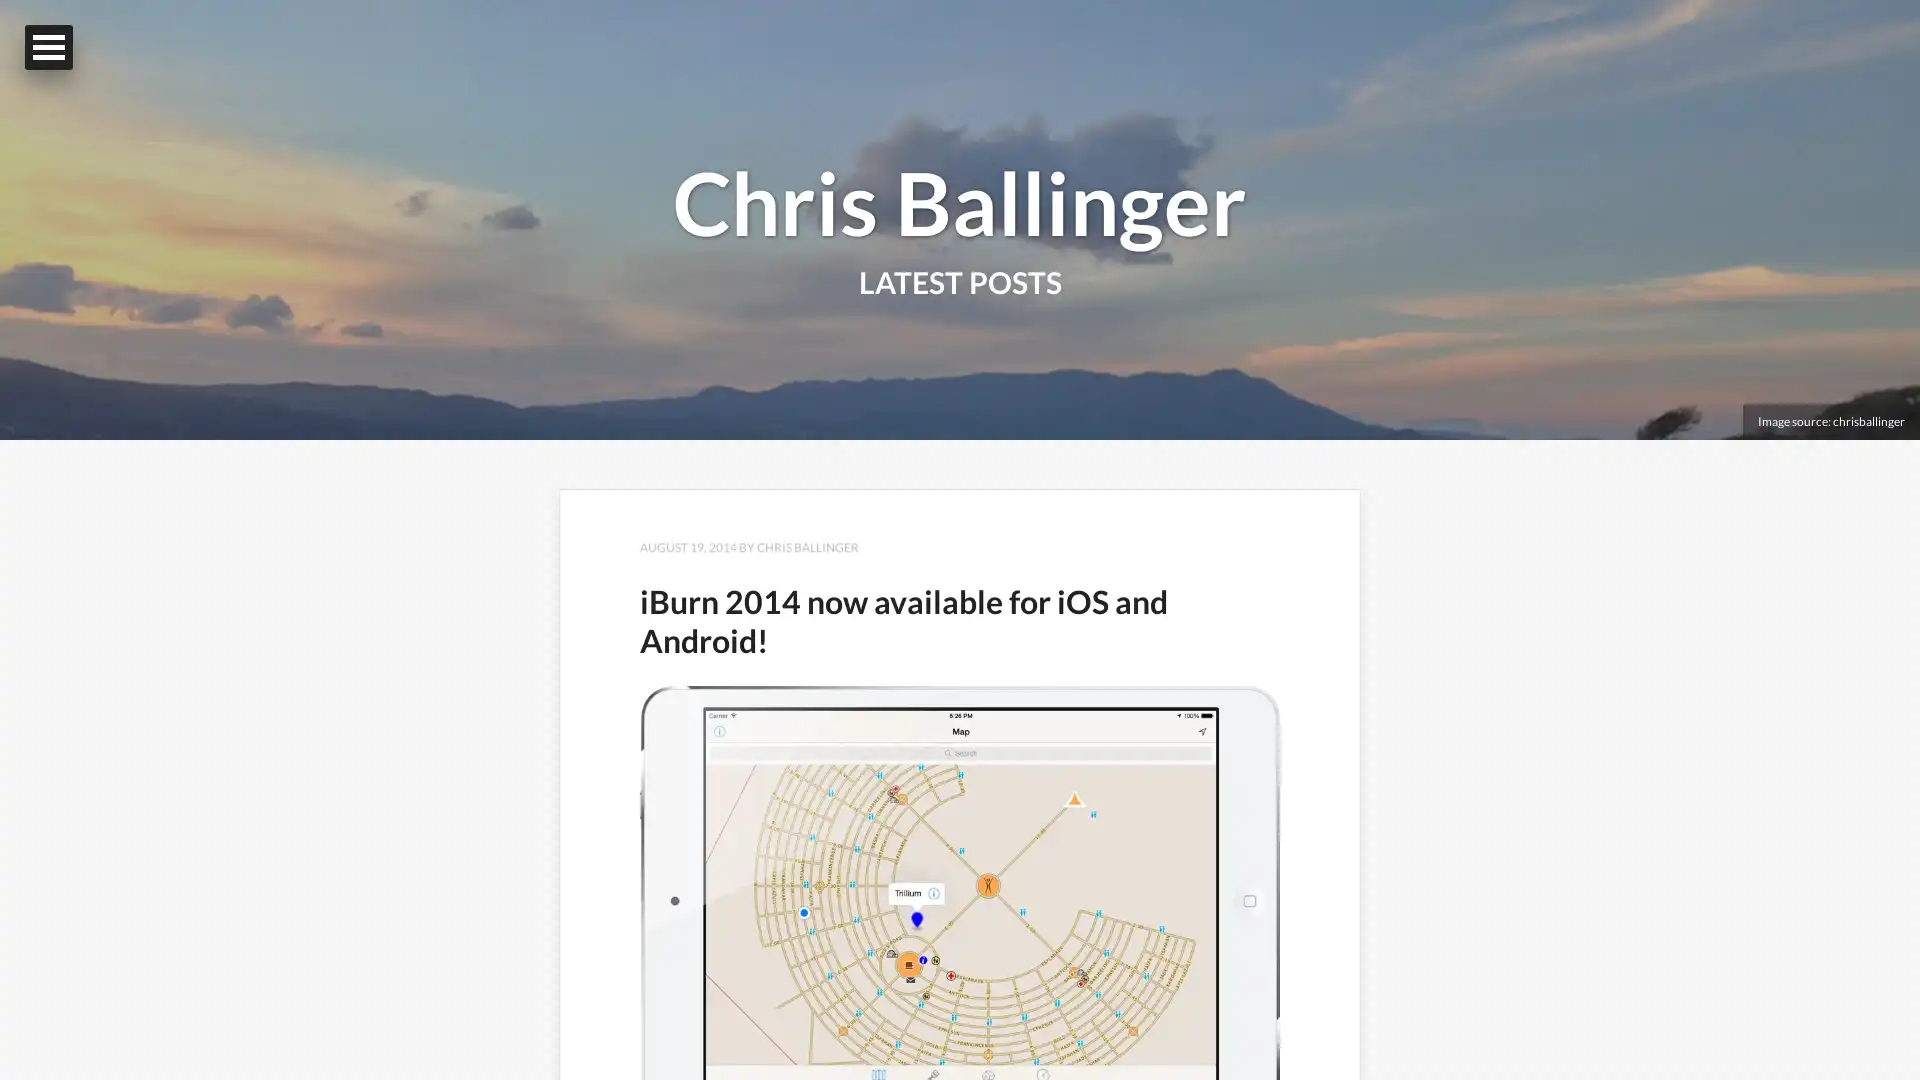 This screenshot has width=1920, height=1080. Describe the element at coordinates (48, 46) in the screenshot. I see `Open Menu` at that location.